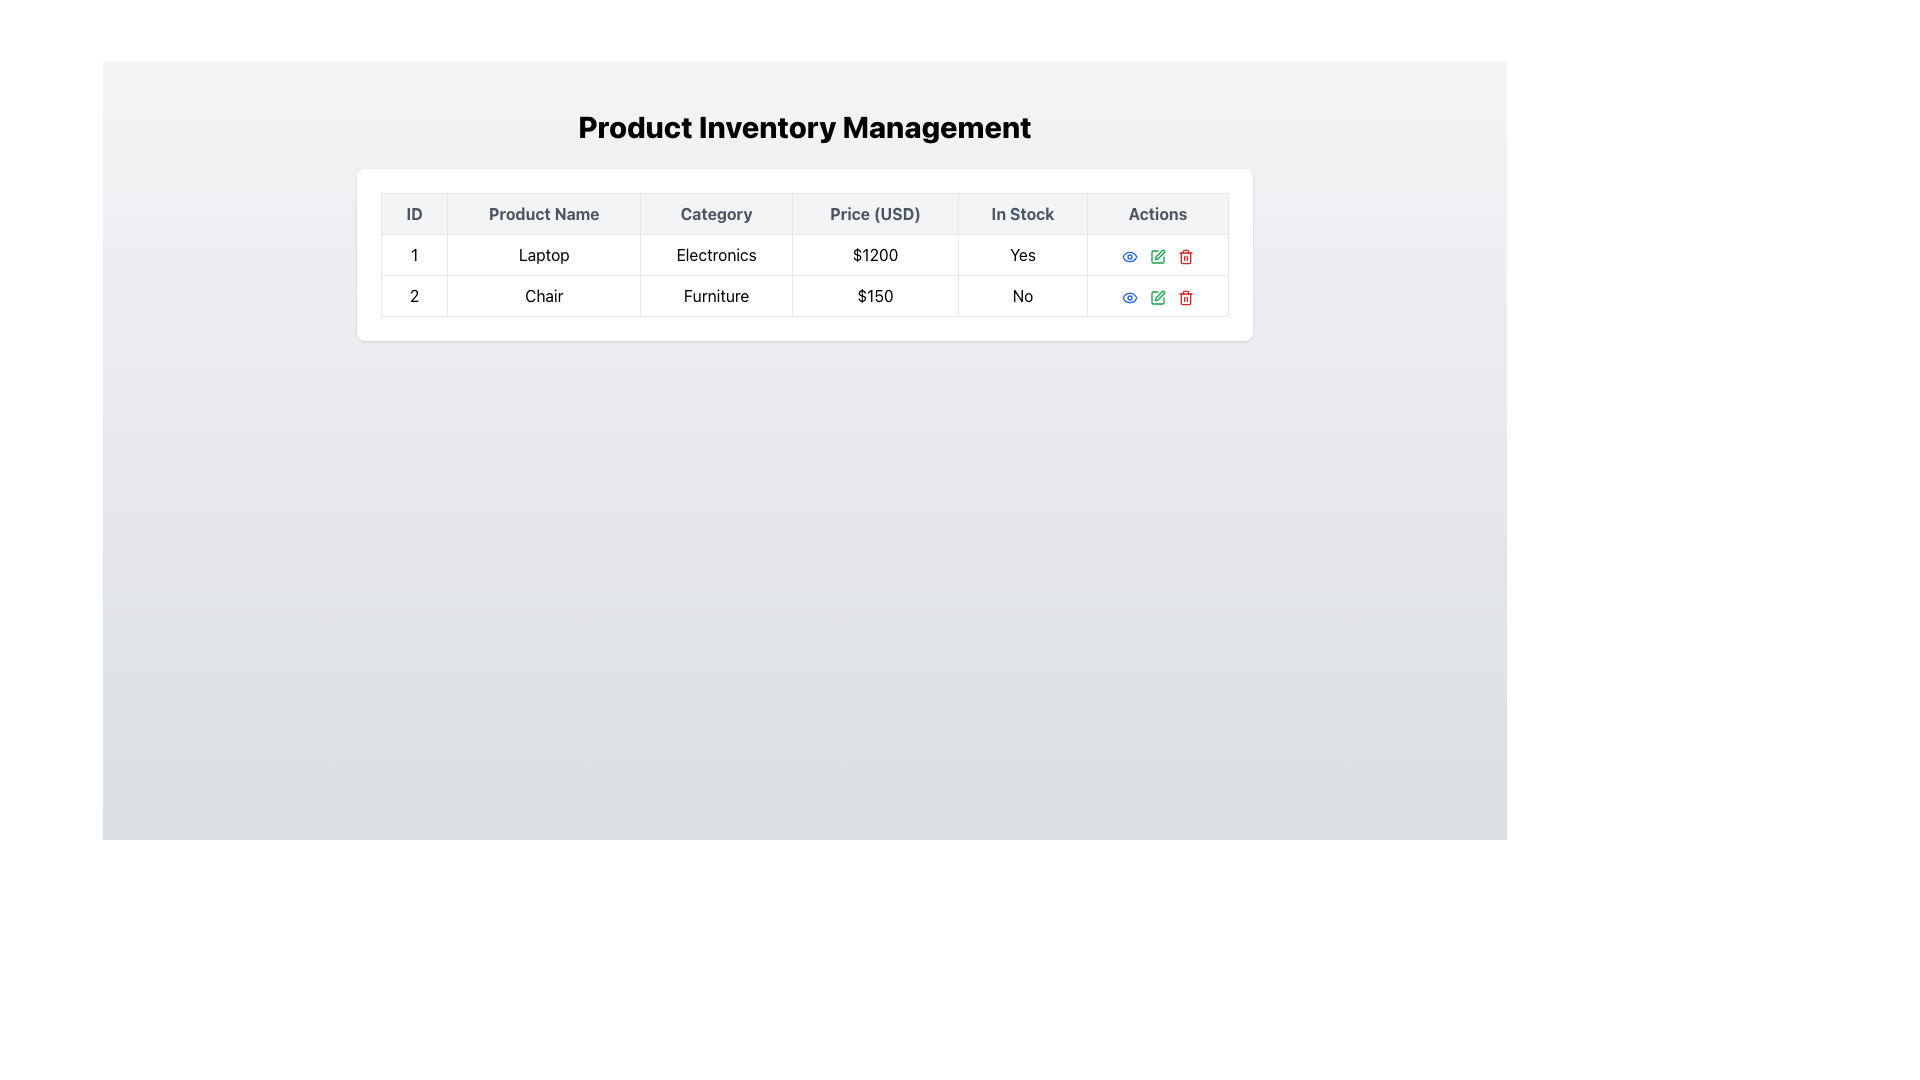 The image size is (1920, 1080). Describe the element at coordinates (544, 253) in the screenshot. I see `text content of the product name in the second cell of the inventory table, located in the 'Product Name' column` at that location.